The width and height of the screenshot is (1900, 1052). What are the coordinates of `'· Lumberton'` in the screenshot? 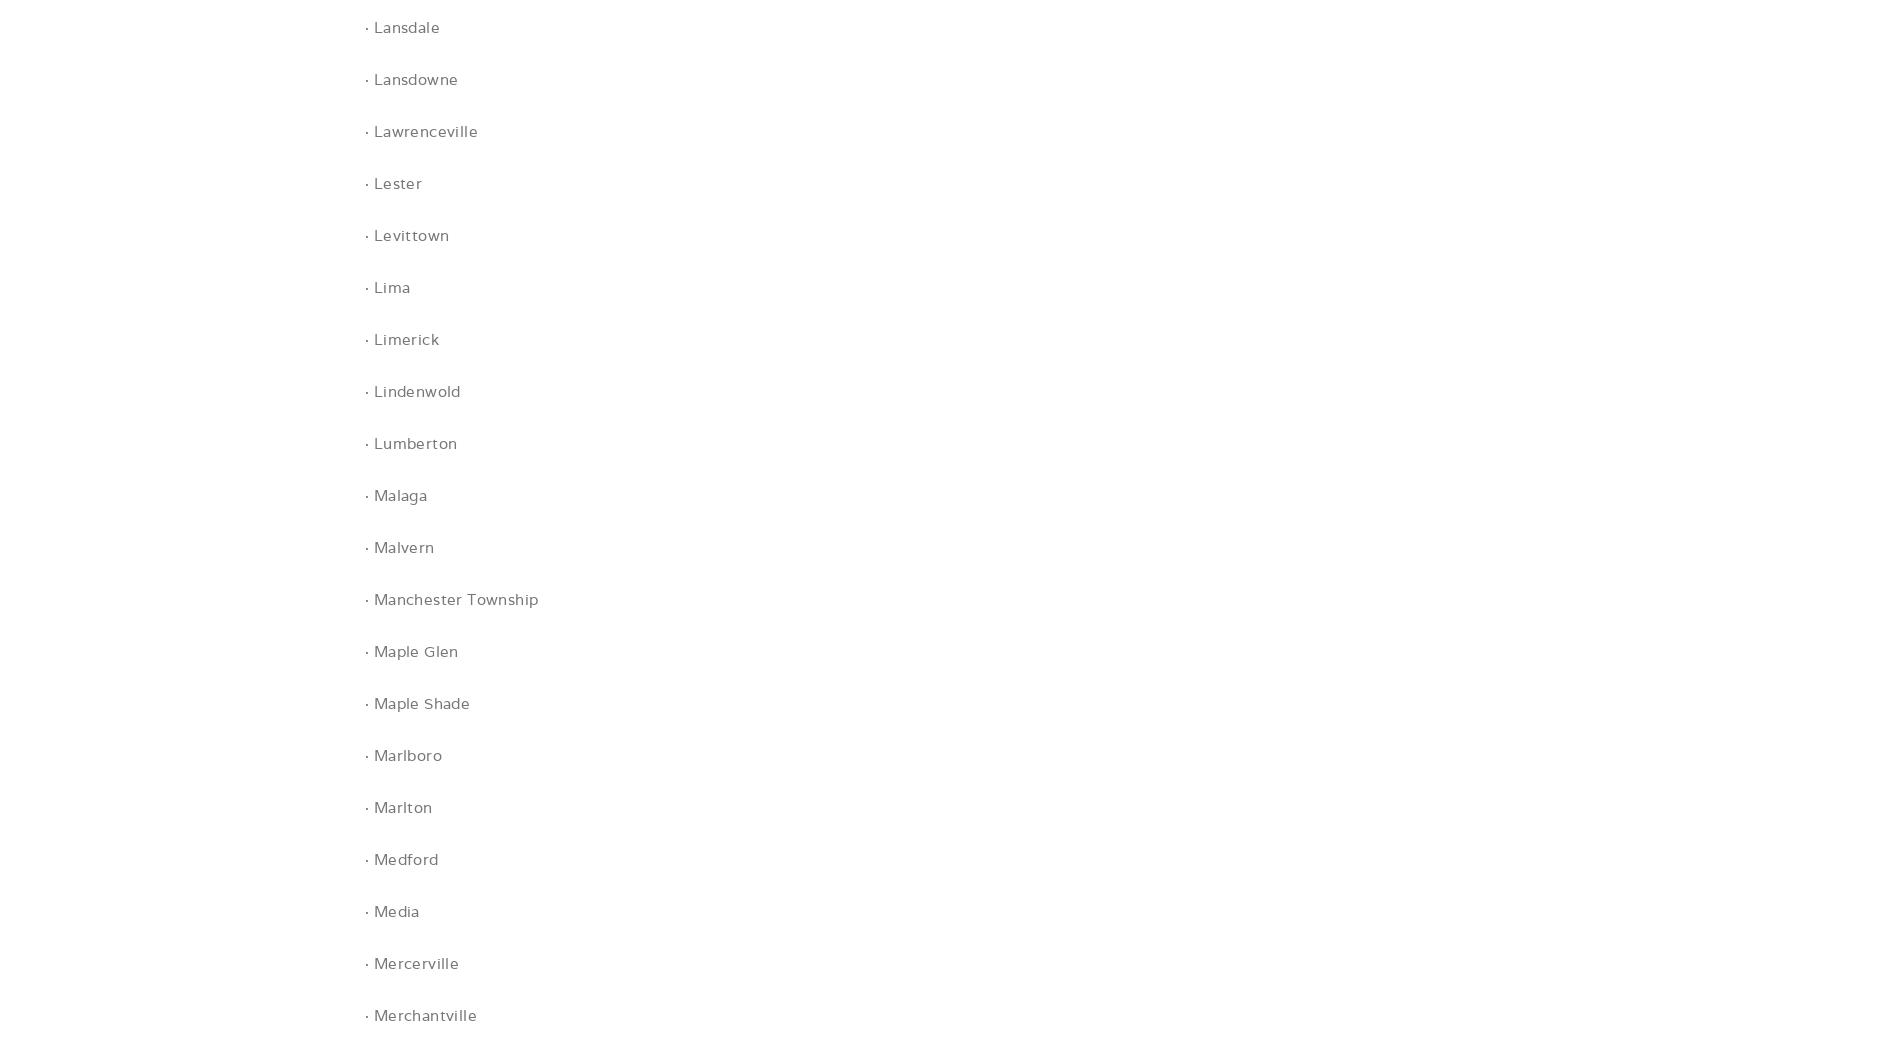 It's located at (409, 443).